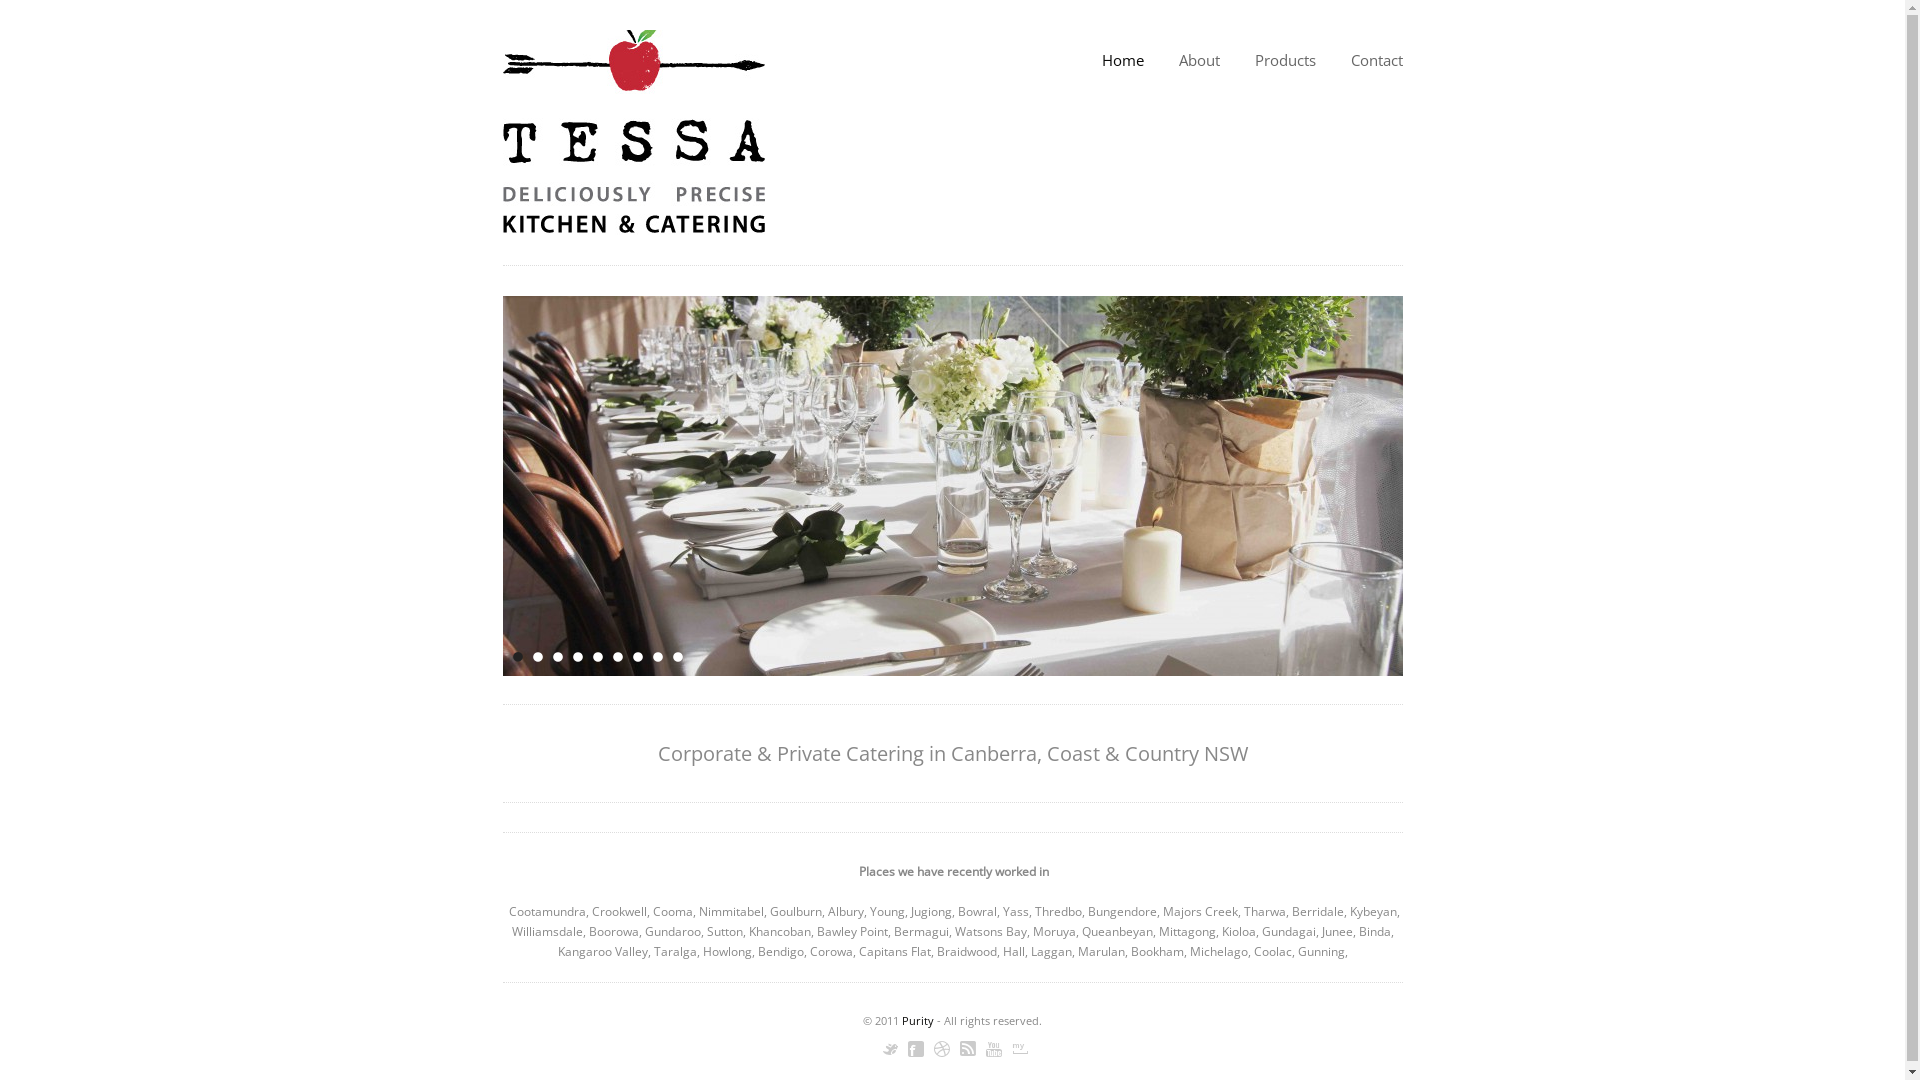 The width and height of the screenshot is (1920, 1080). Describe the element at coordinates (575, 656) in the screenshot. I see `'4'` at that location.